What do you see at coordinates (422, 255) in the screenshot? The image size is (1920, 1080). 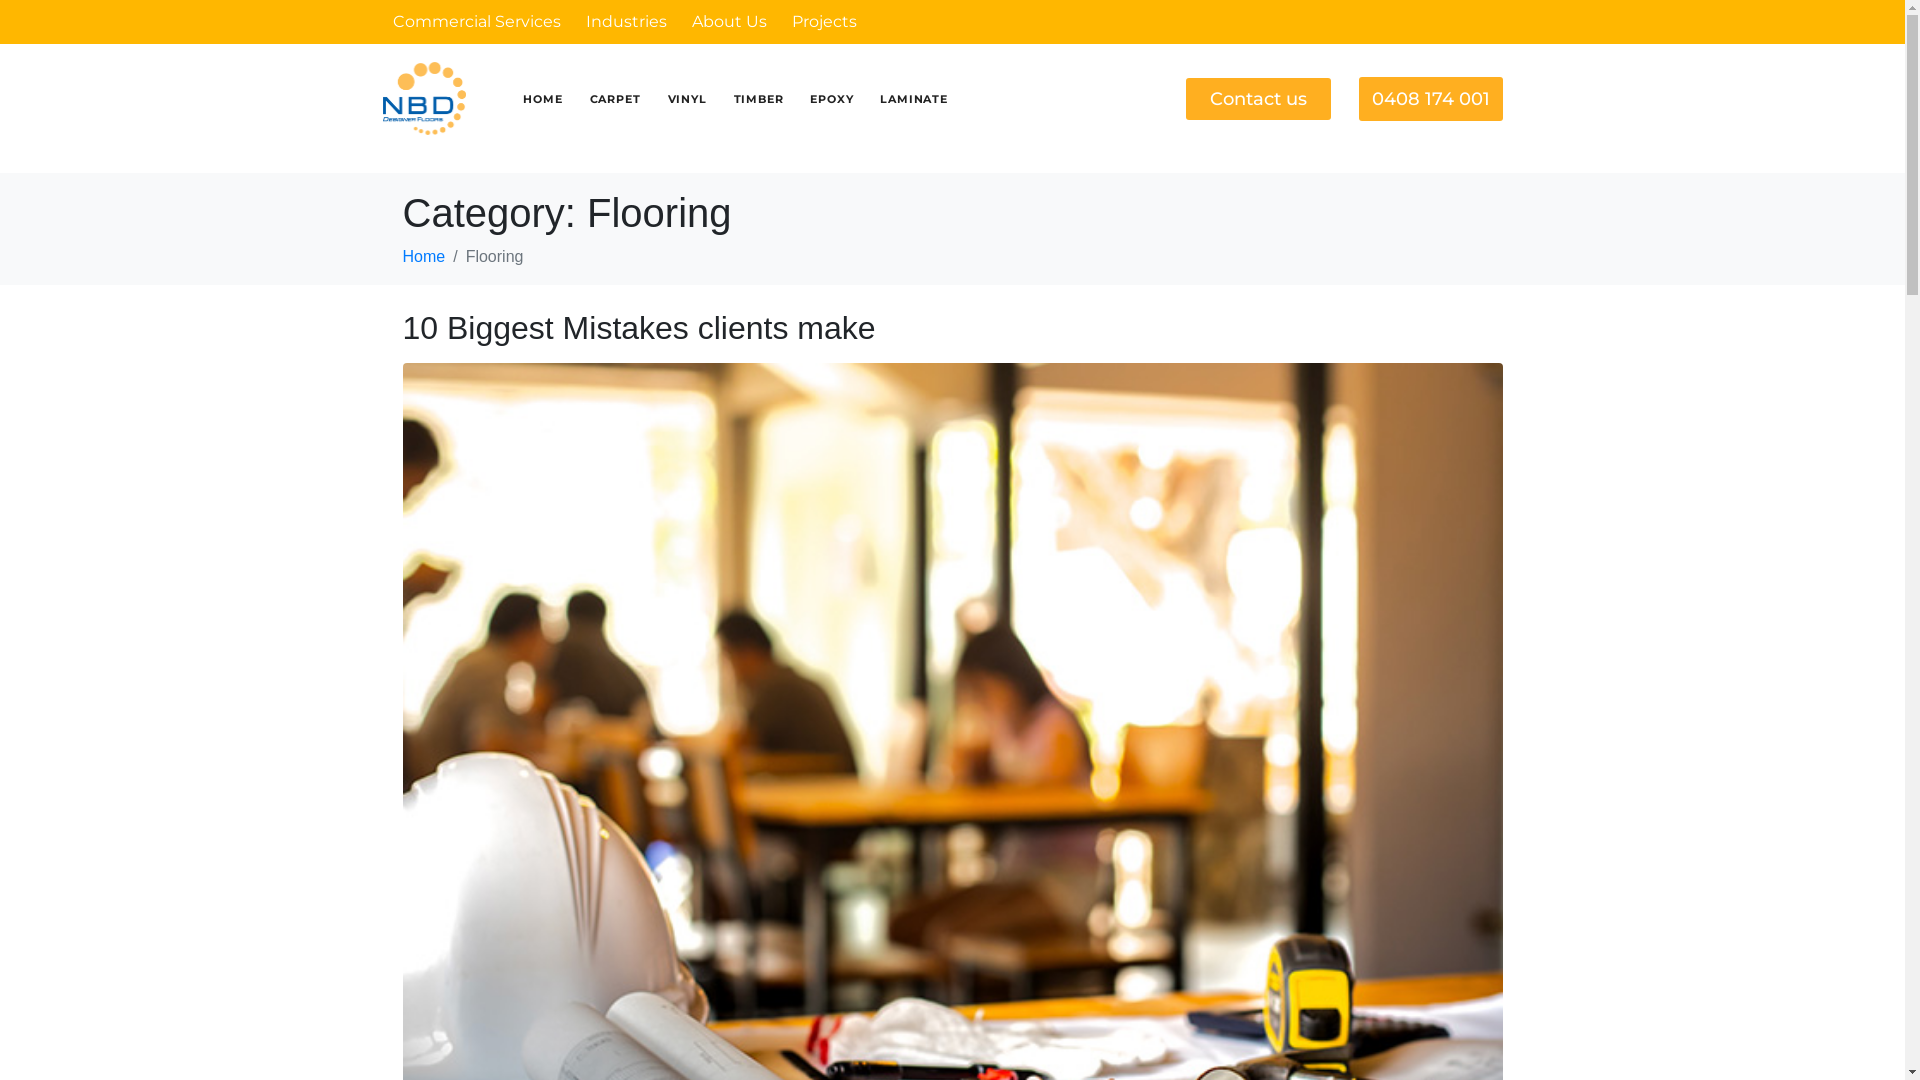 I see `'Home'` at bounding box center [422, 255].